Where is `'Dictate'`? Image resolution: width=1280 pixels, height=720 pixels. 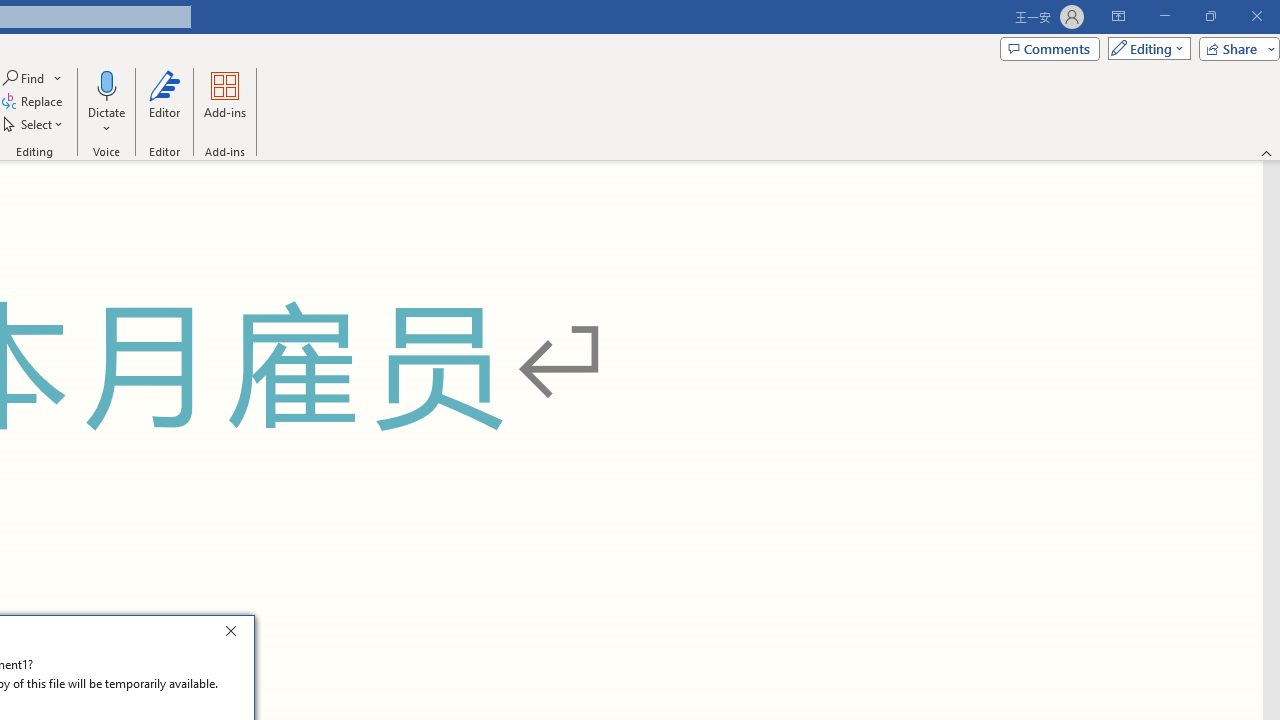
'Dictate' is located at coordinates (105, 84).